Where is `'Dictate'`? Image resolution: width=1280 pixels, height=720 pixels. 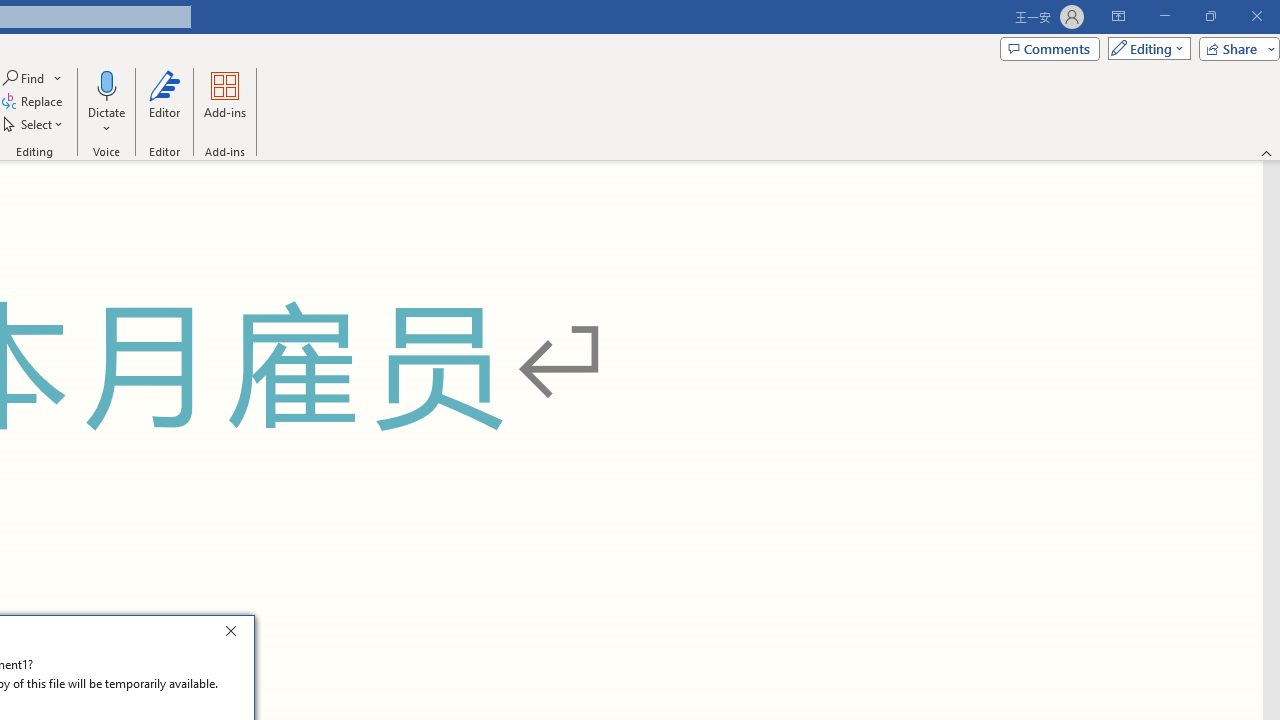
'Dictate' is located at coordinates (105, 84).